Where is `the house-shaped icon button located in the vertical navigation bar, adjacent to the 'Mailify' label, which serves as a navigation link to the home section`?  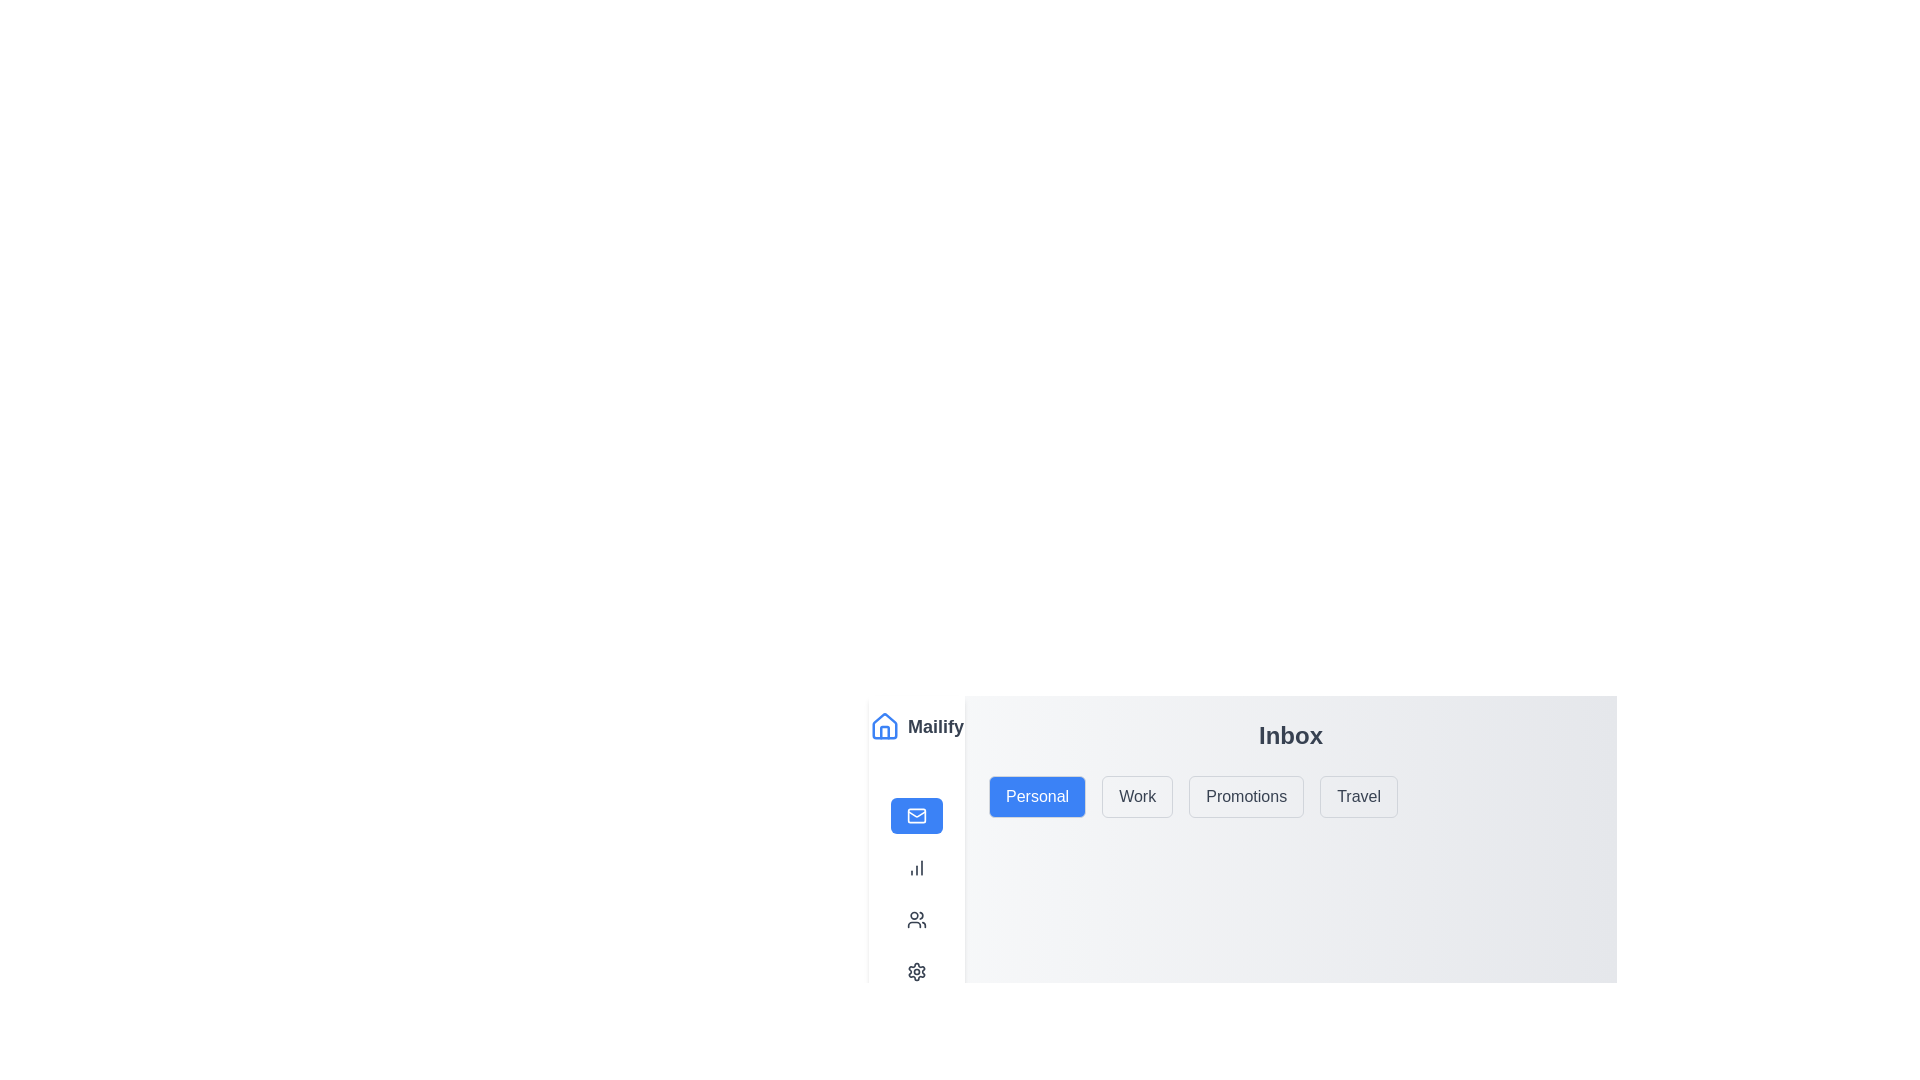
the house-shaped icon button located in the vertical navigation bar, adjacent to the 'Mailify' label, which serves as a navigation link to the home section is located at coordinates (883, 732).